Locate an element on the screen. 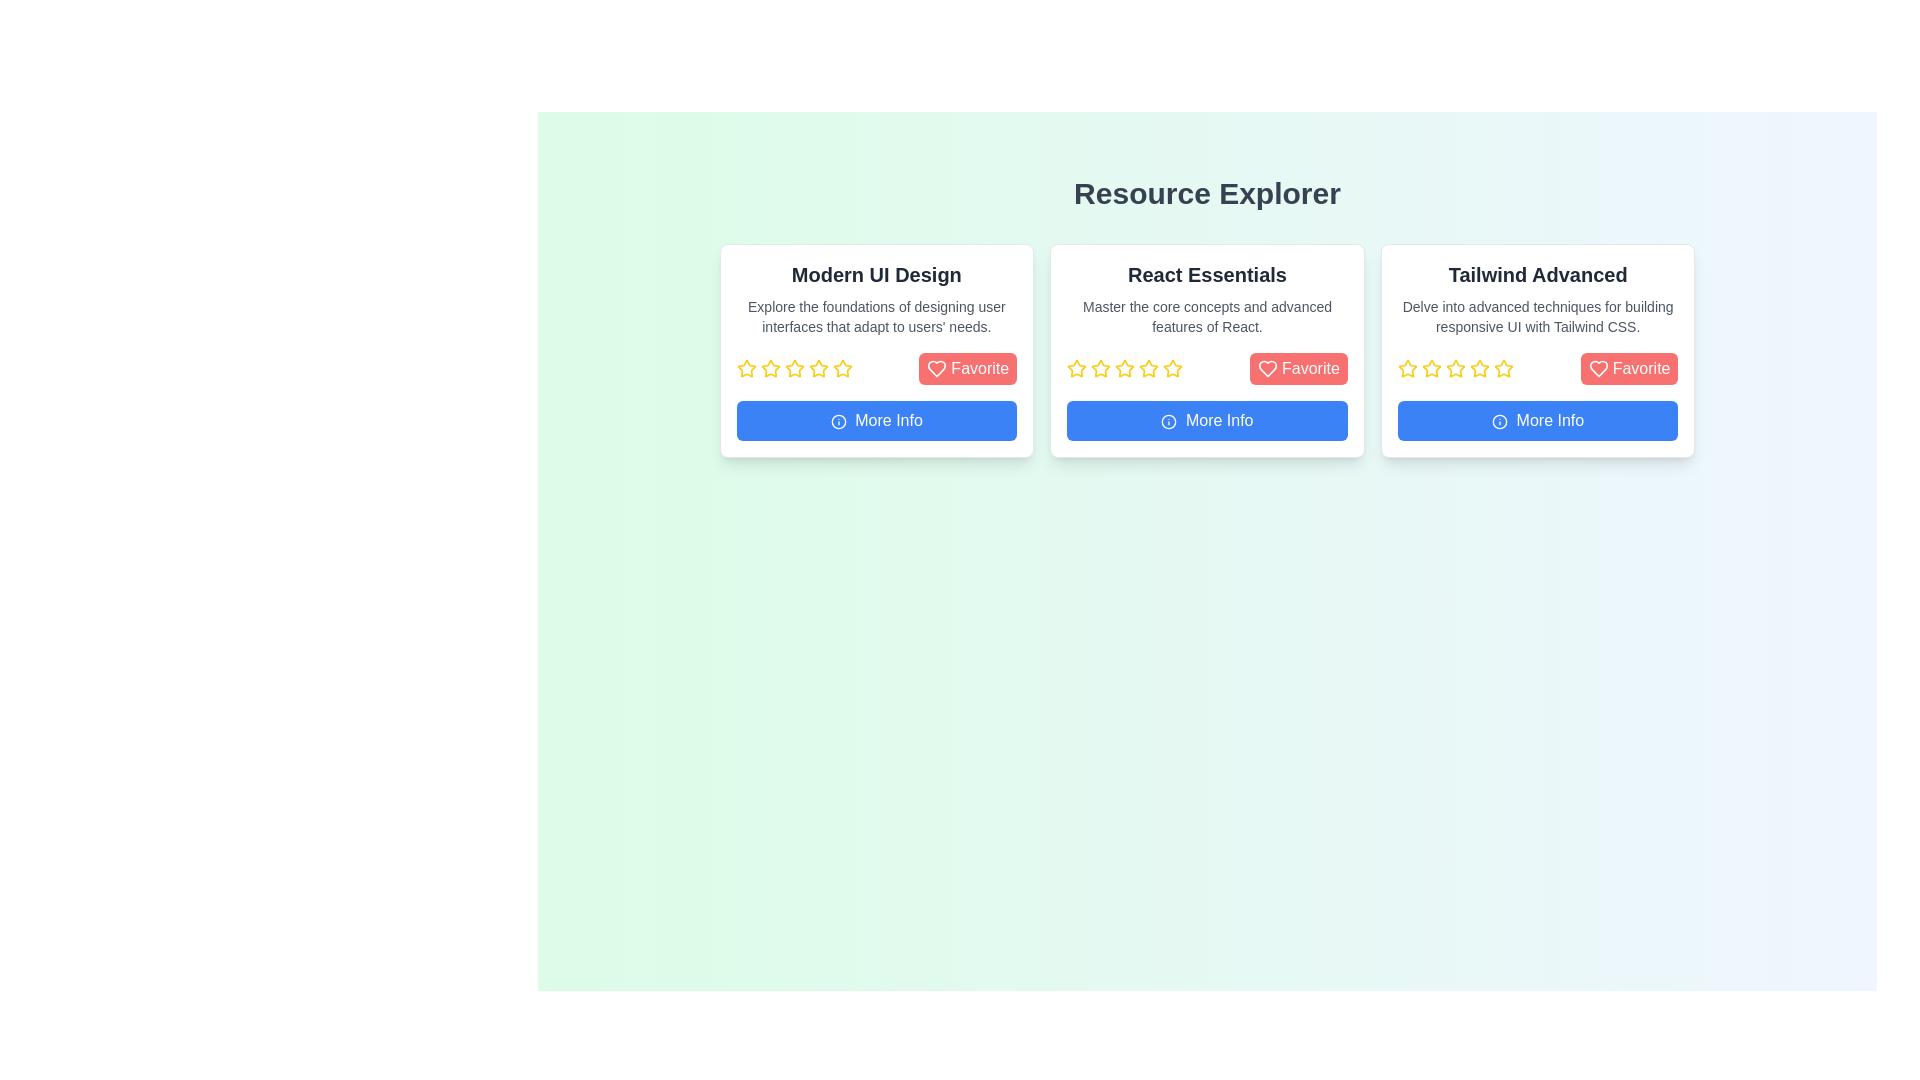 This screenshot has height=1080, width=1920. the first rating star icon in the 'Modern UI Design' card to assign a score is located at coordinates (745, 369).